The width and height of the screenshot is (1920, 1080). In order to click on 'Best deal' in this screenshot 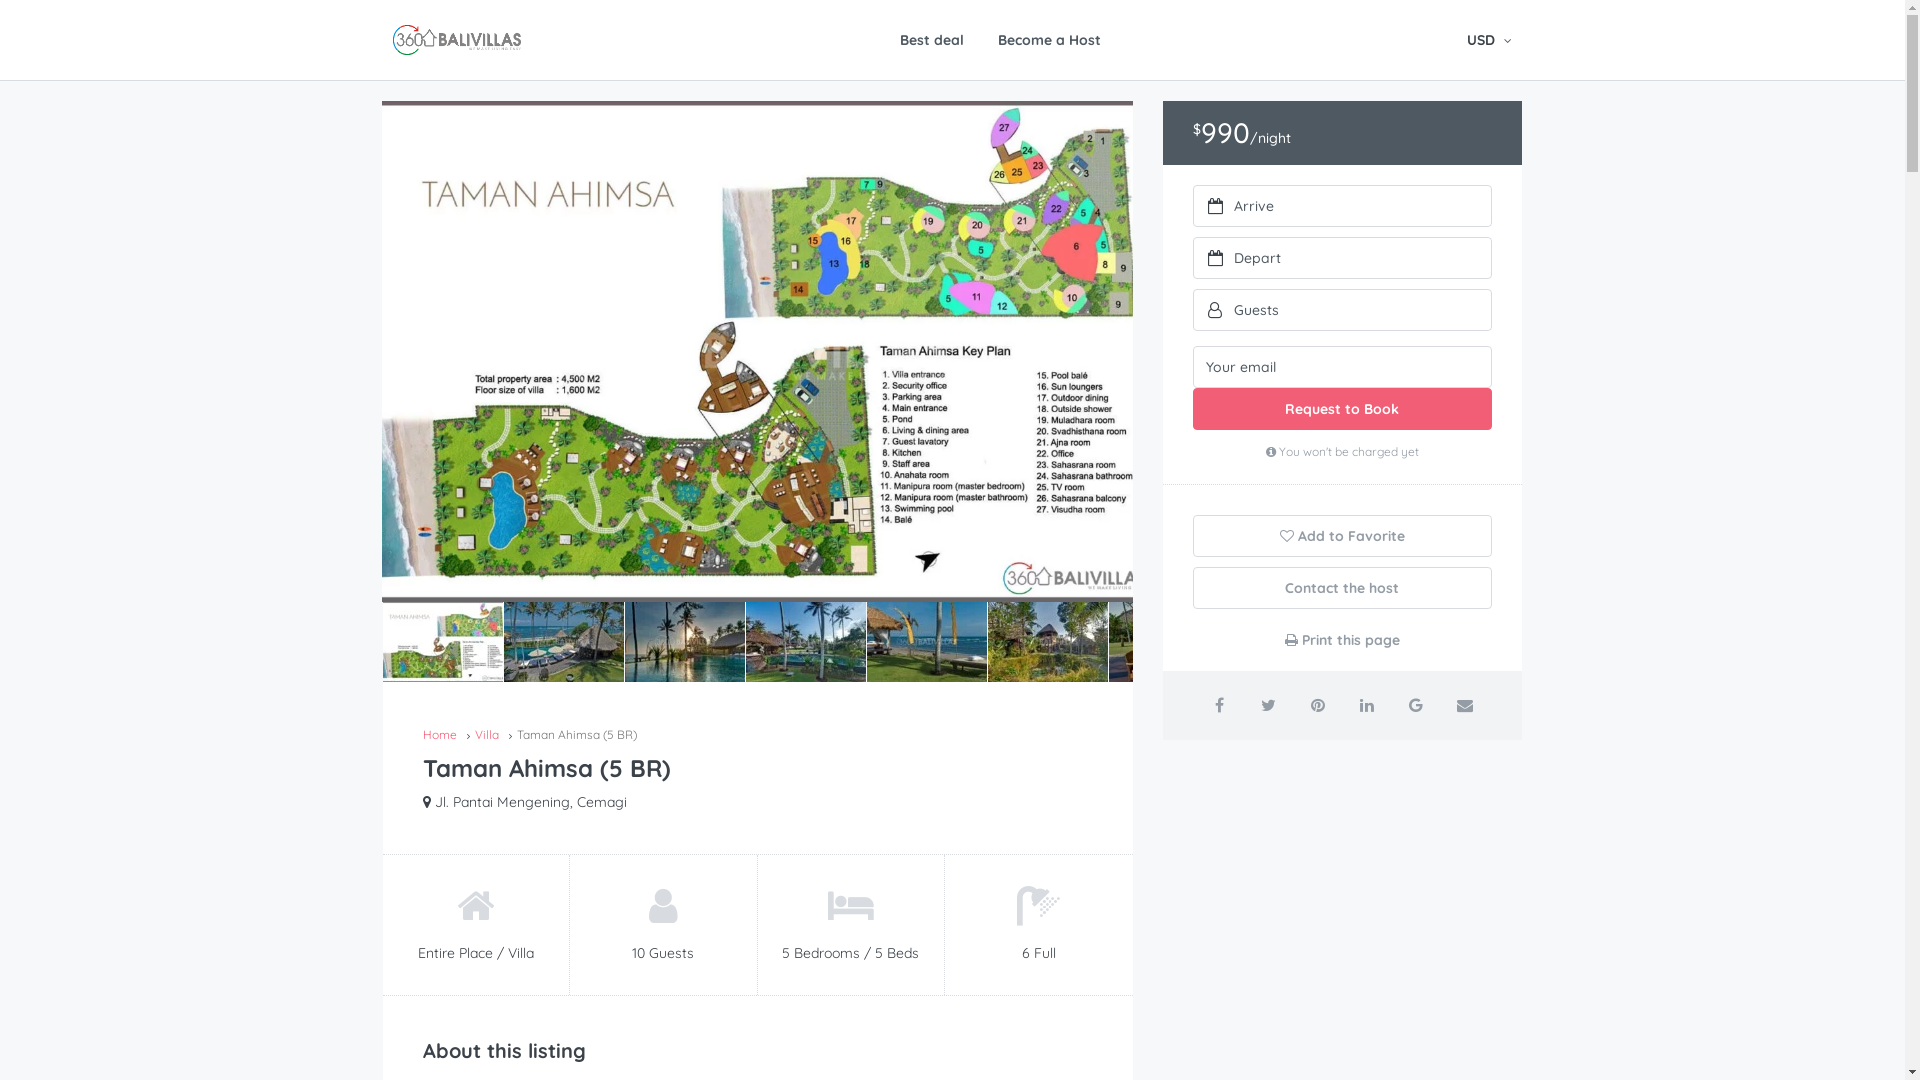, I will do `click(930, 39)`.